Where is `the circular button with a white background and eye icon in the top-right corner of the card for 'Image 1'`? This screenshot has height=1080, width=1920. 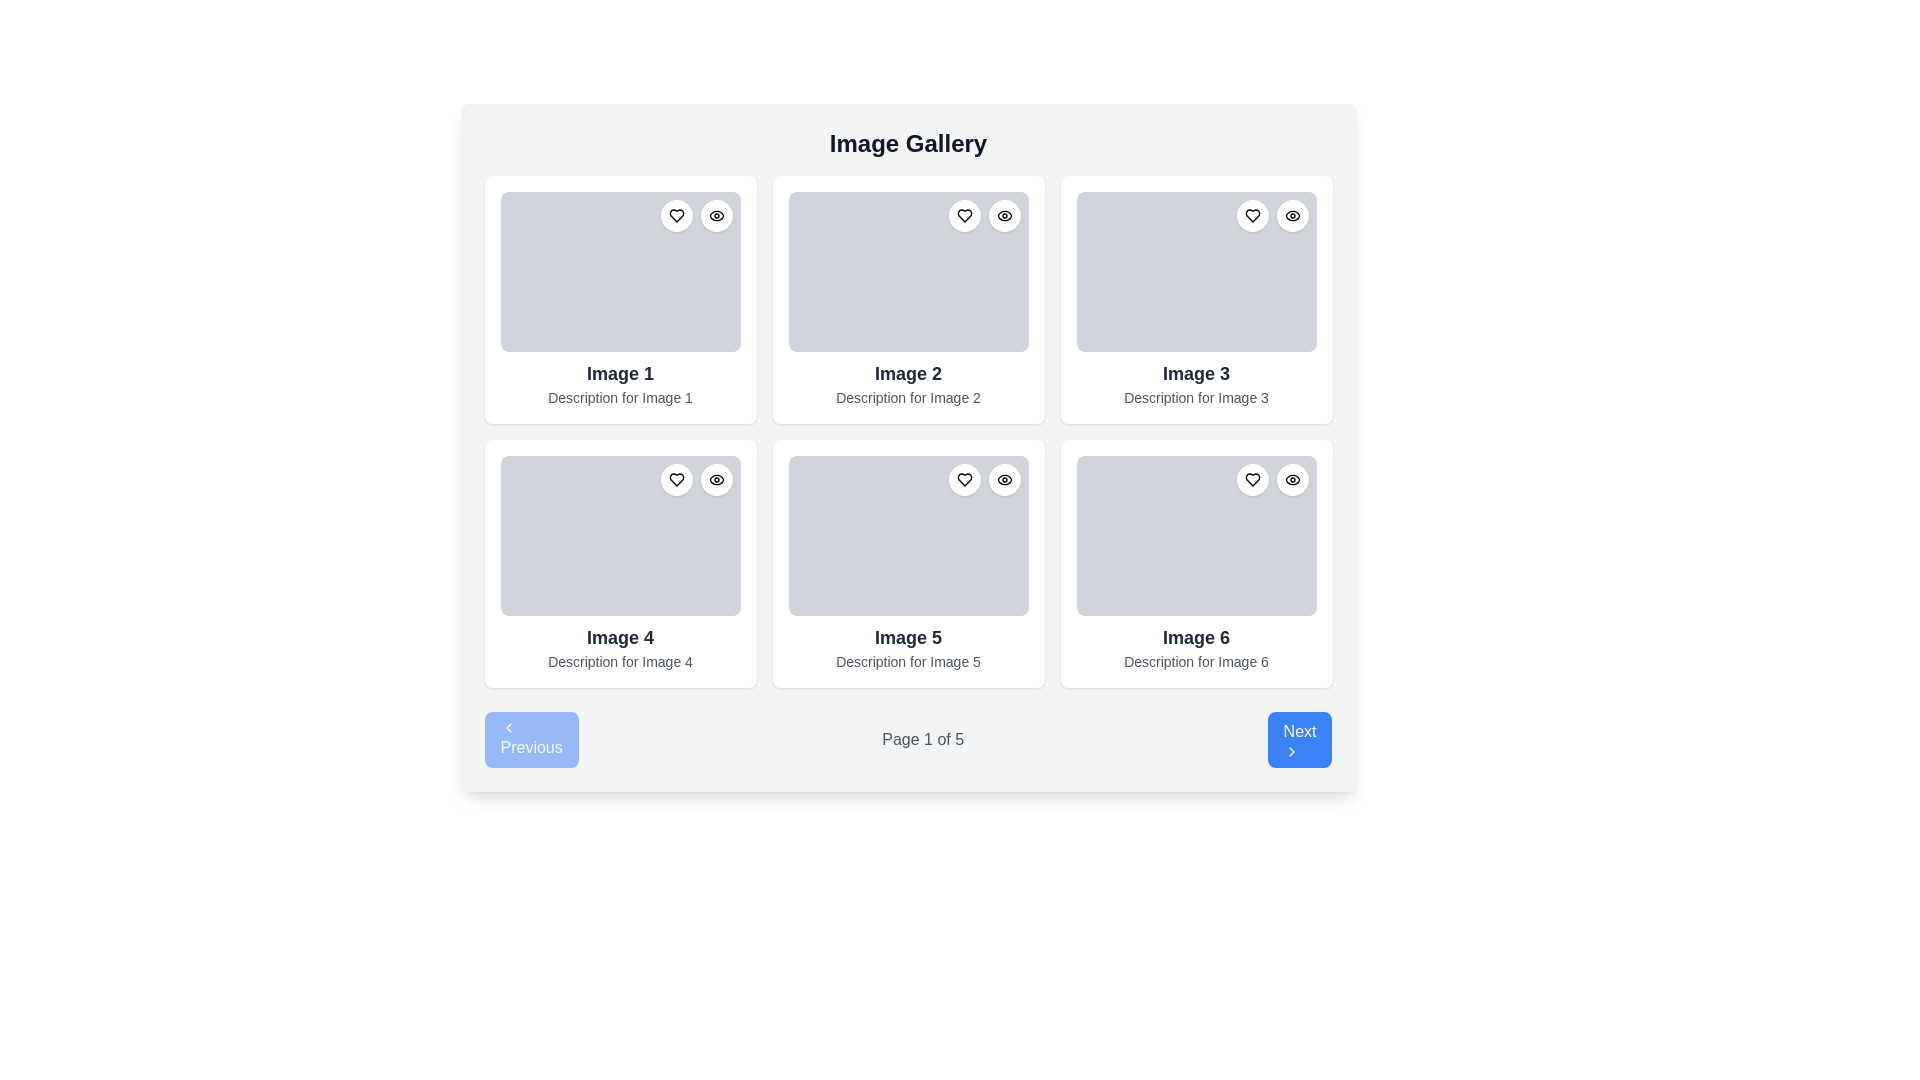 the circular button with a white background and eye icon in the top-right corner of the card for 'Image 1' is located at coordinates (716, 216).